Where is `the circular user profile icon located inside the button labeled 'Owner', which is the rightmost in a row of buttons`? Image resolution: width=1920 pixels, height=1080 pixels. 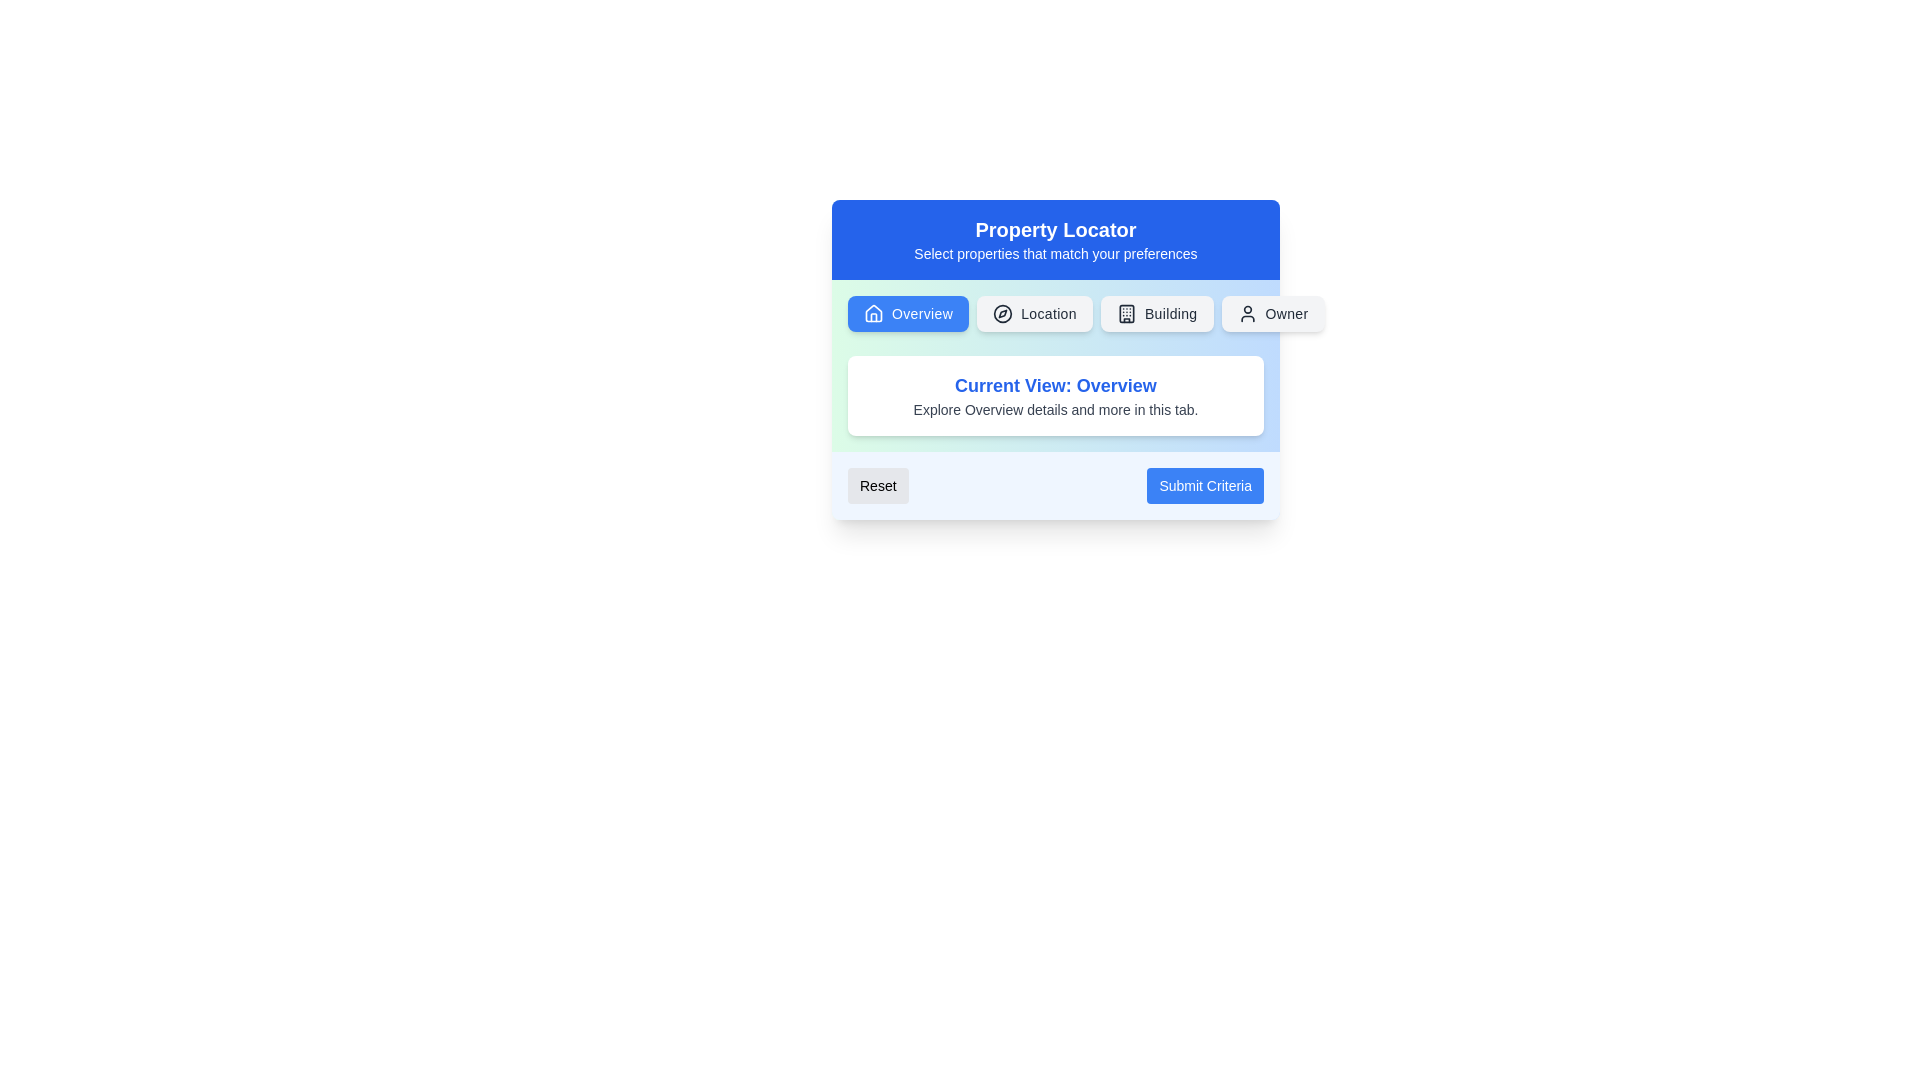 the circular user profile icon located inside the button labeled 'Owner', which is the rightmost in a row of buttons is located at coordinates (1246, 313).